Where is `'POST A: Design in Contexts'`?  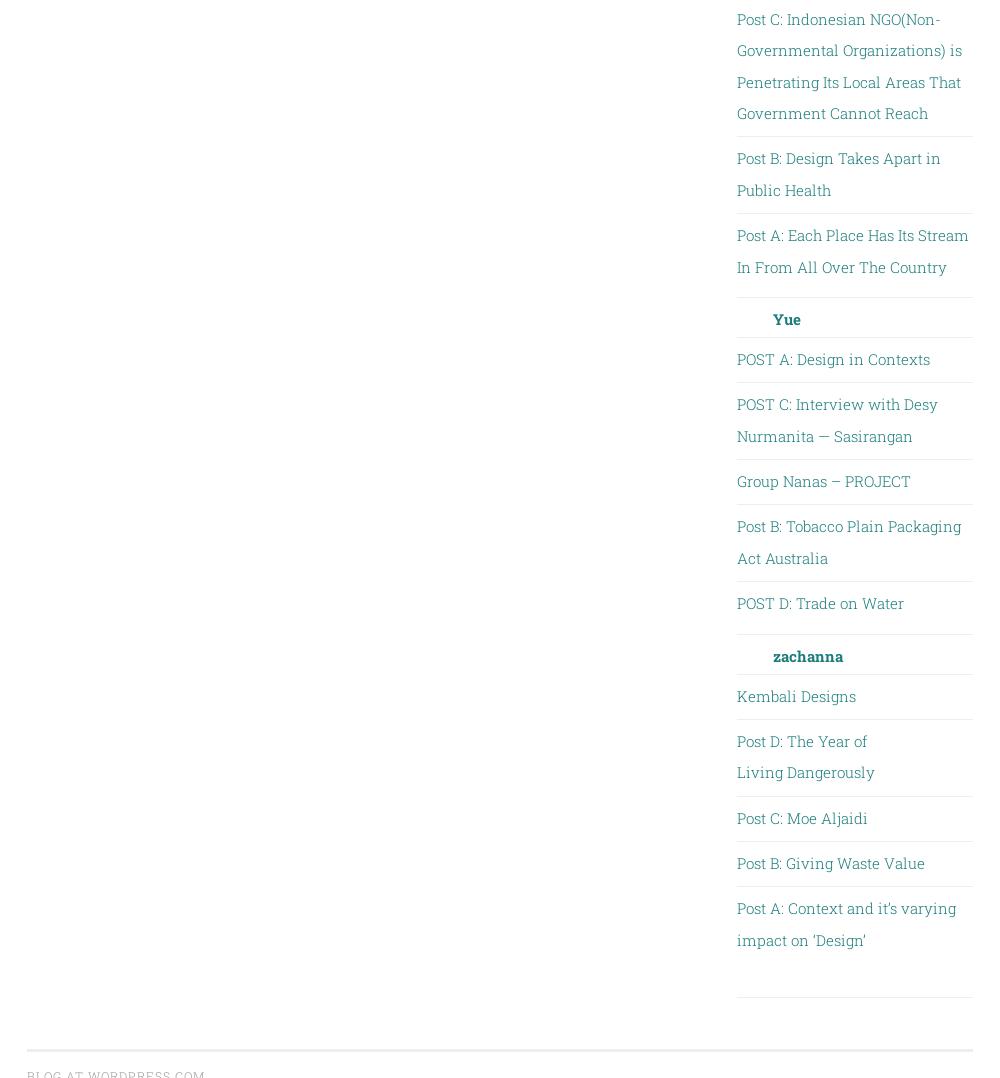 'POST A: Design in Contexts' is located at coordinates (831, 358).